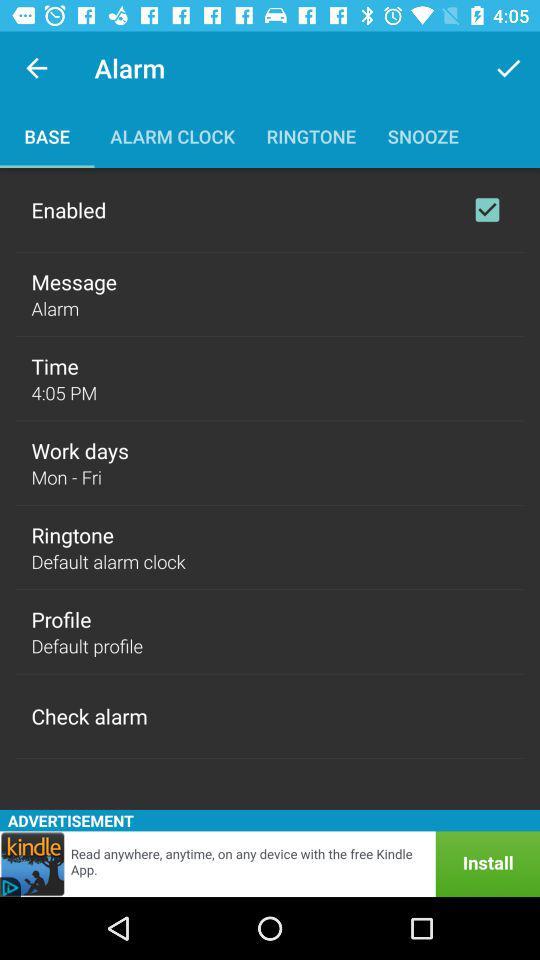 This screenshot has width=540, height=960. I want to click on the app to the right of the alarm app, so click(508, 68).